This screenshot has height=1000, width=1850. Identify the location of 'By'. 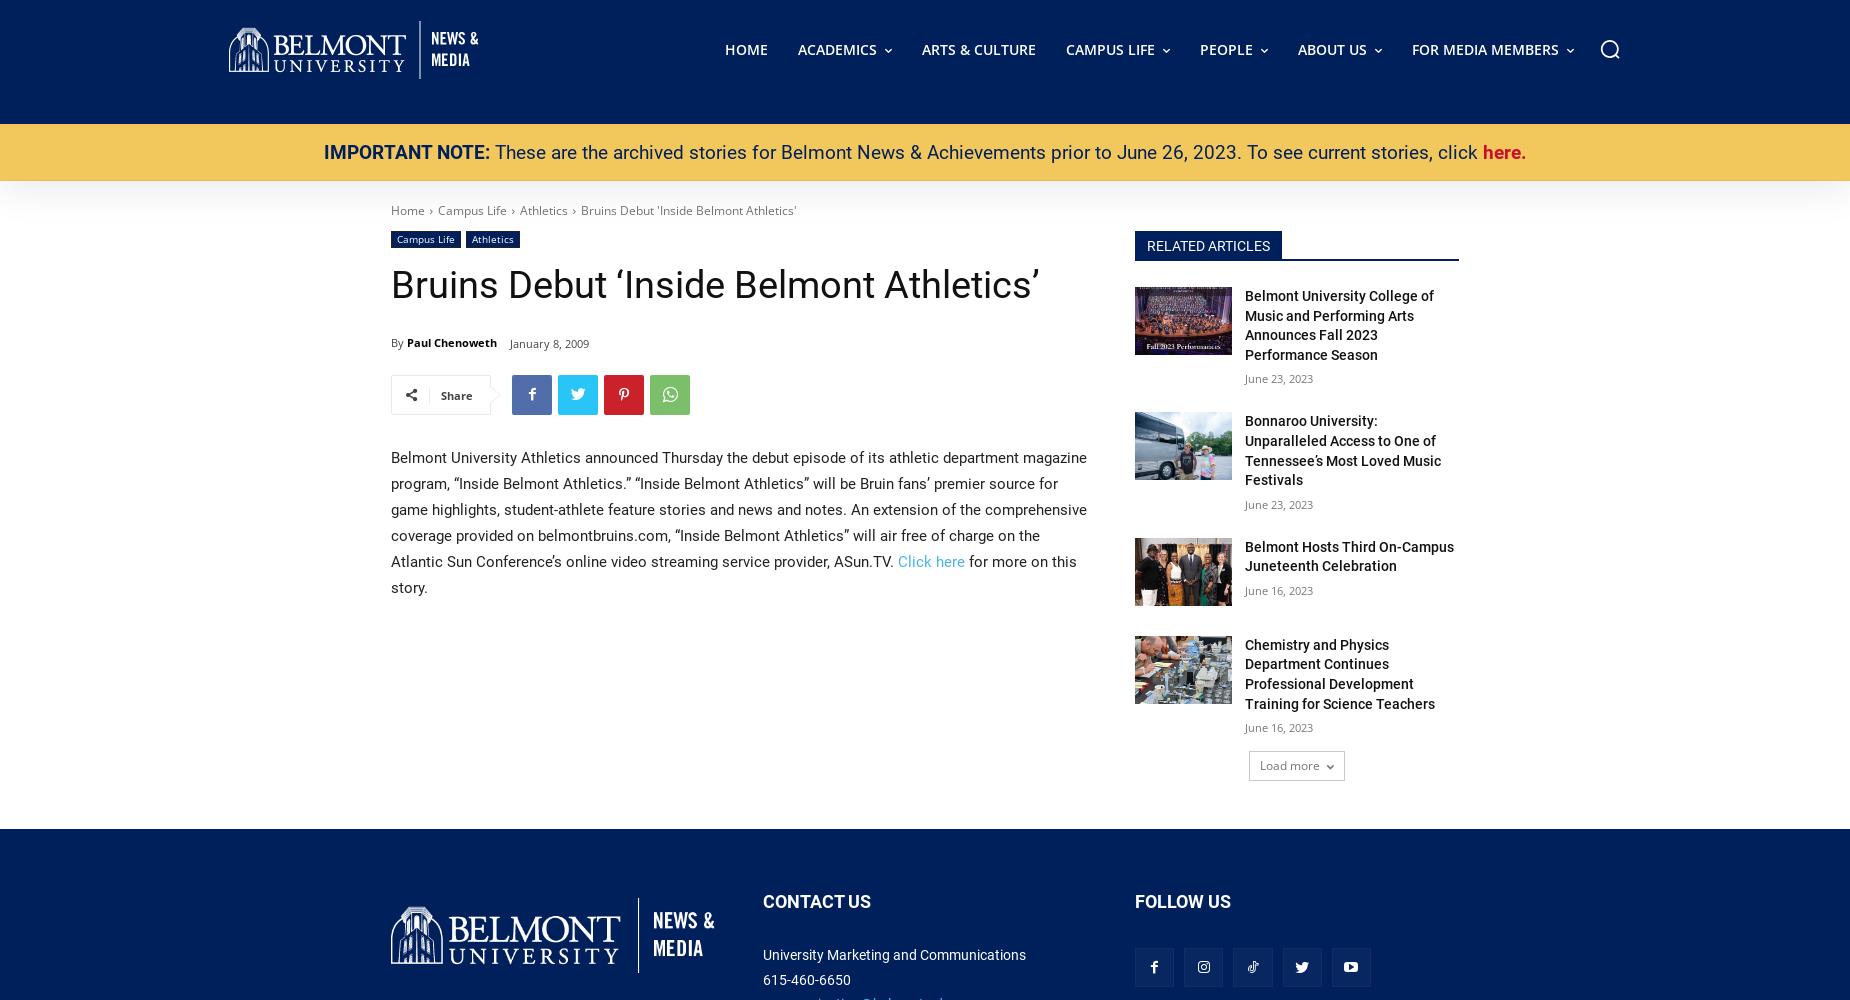
(396, 341).